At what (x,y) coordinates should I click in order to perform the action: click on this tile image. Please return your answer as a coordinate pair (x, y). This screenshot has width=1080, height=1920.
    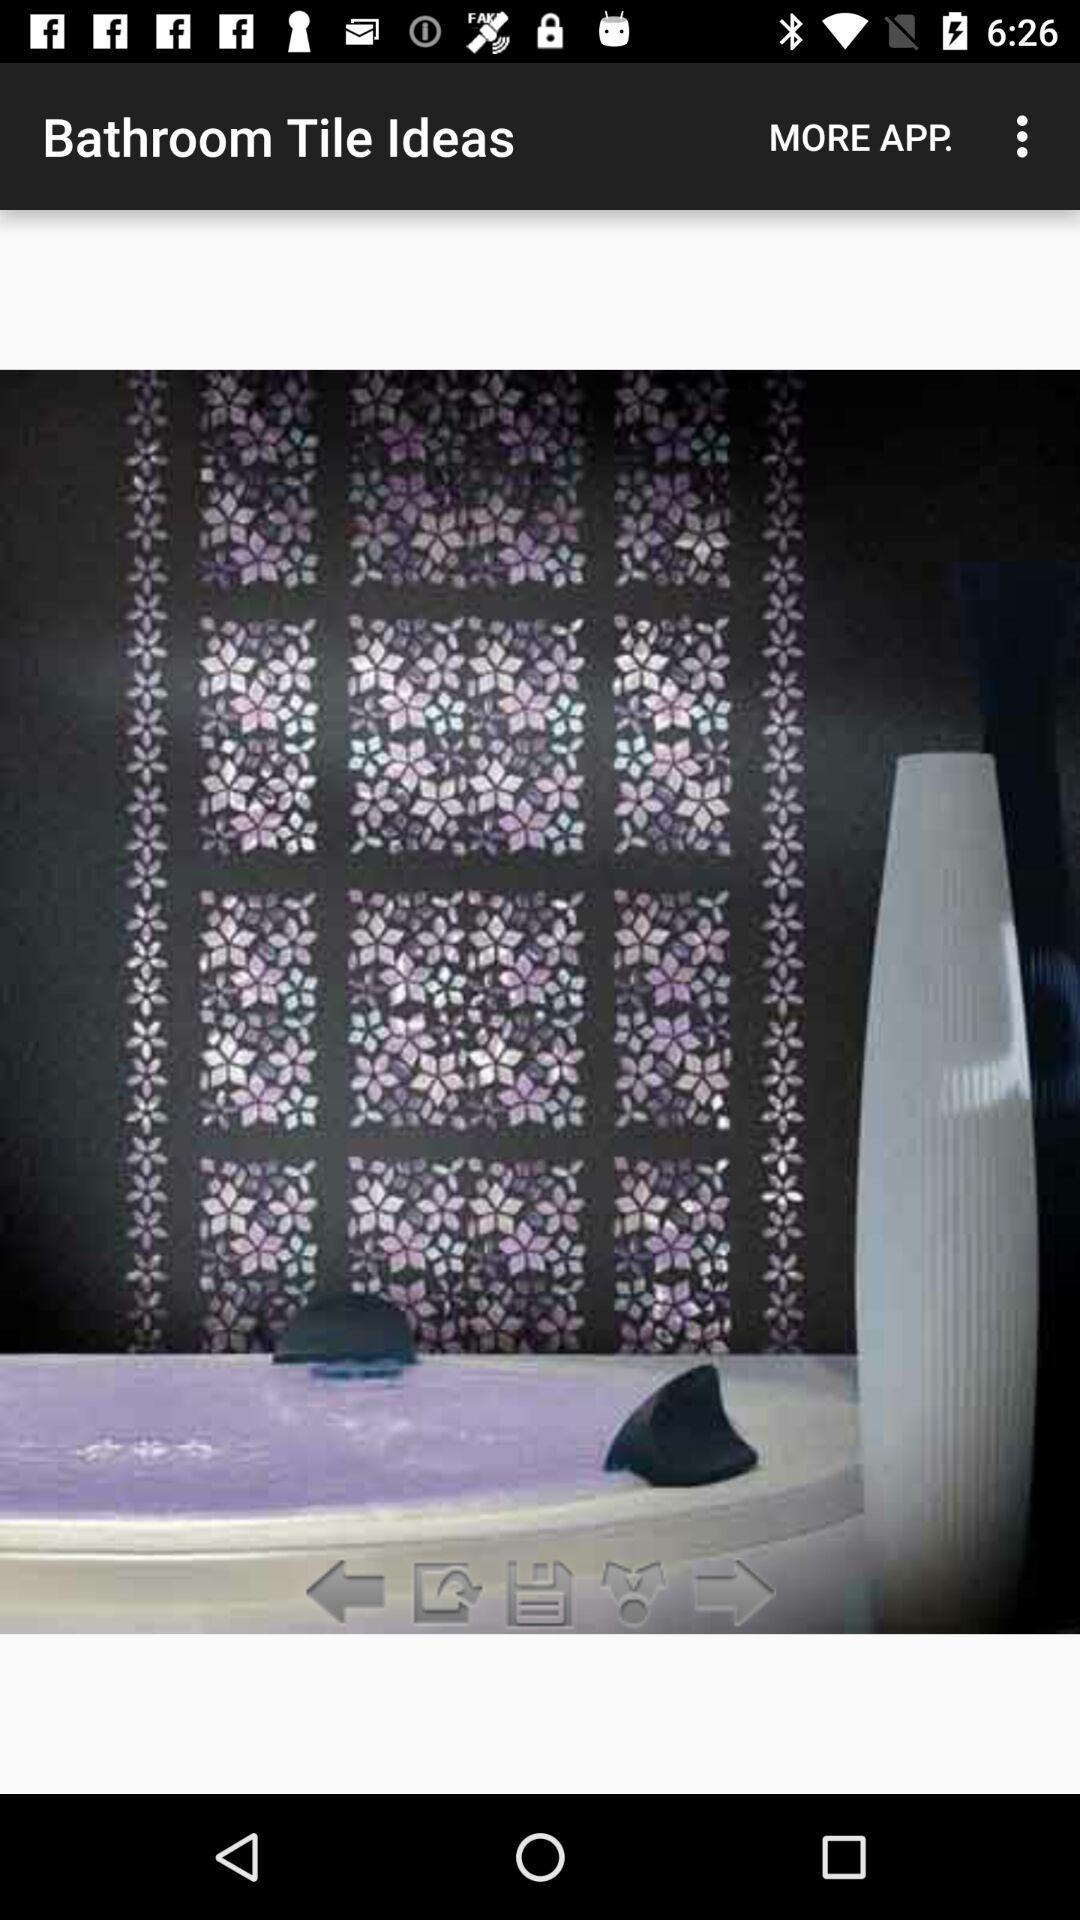
    Looking at the image, I should click on (540, 1593).